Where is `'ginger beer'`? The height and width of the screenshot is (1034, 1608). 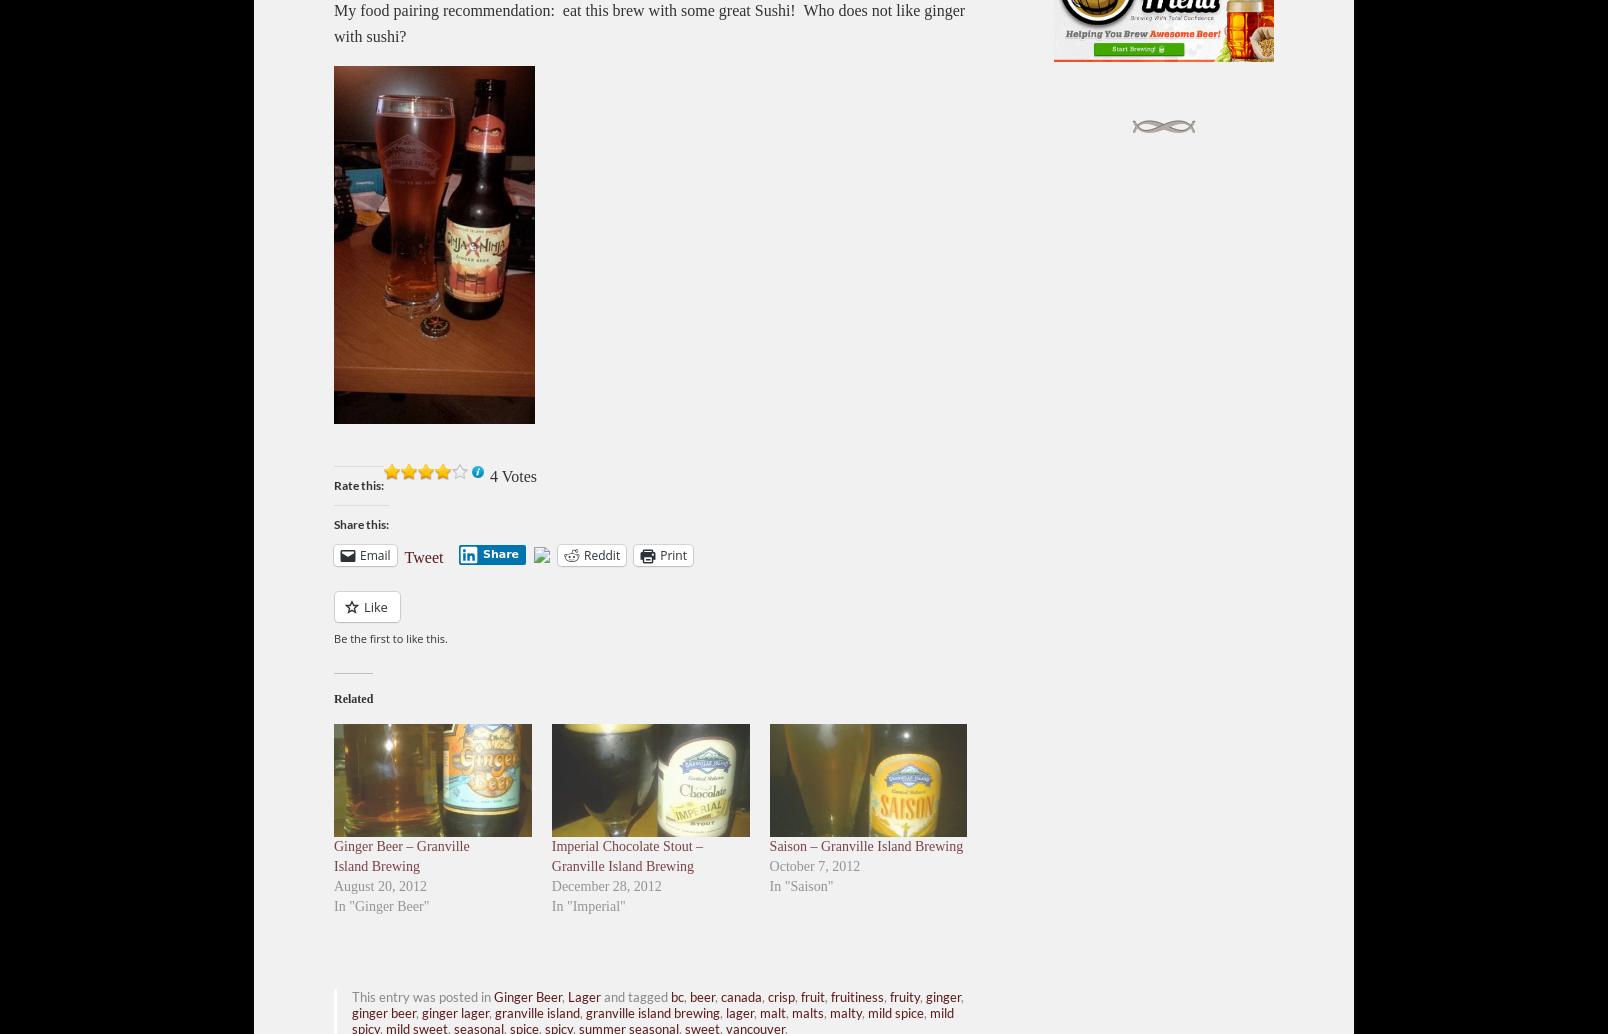
'ginger beer' is located at coordinates (383, 1010).